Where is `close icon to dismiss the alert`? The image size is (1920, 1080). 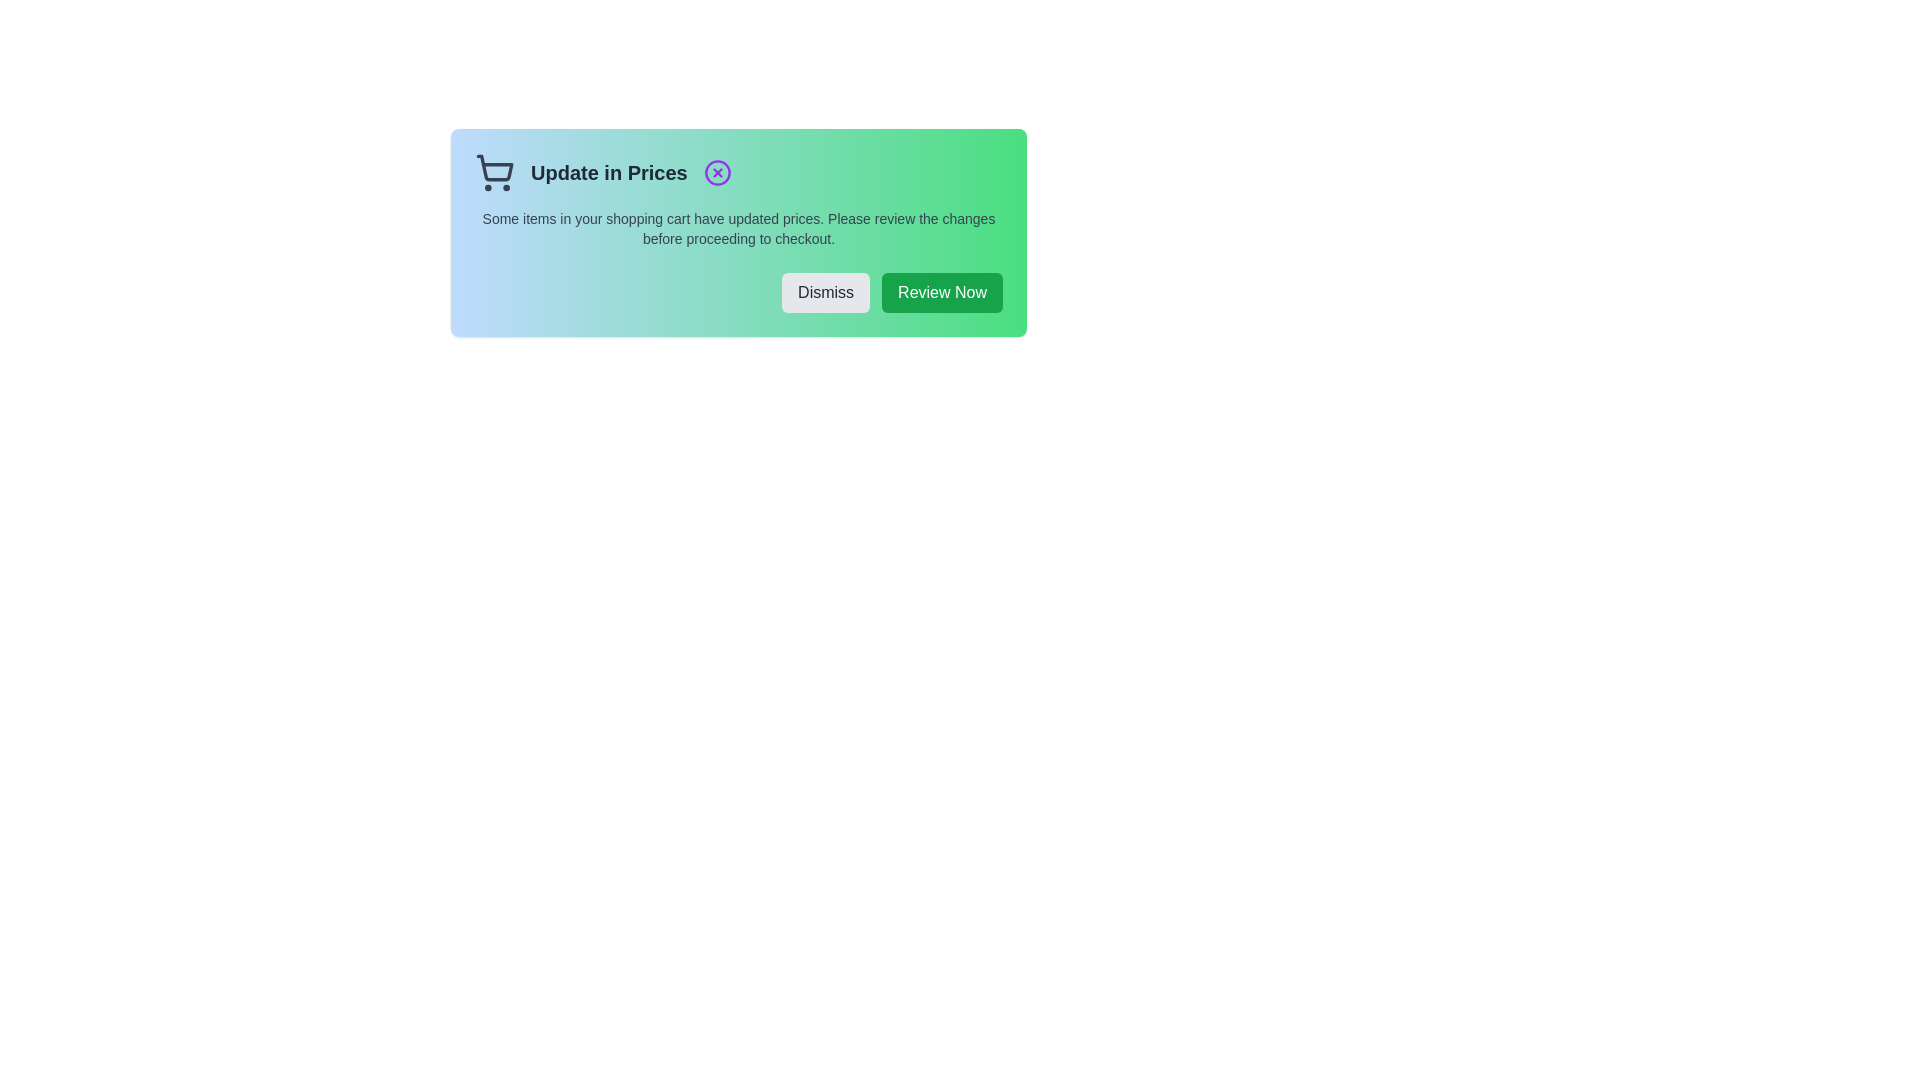 close icon to dismiss the alert is located at coordinates (717, 172).